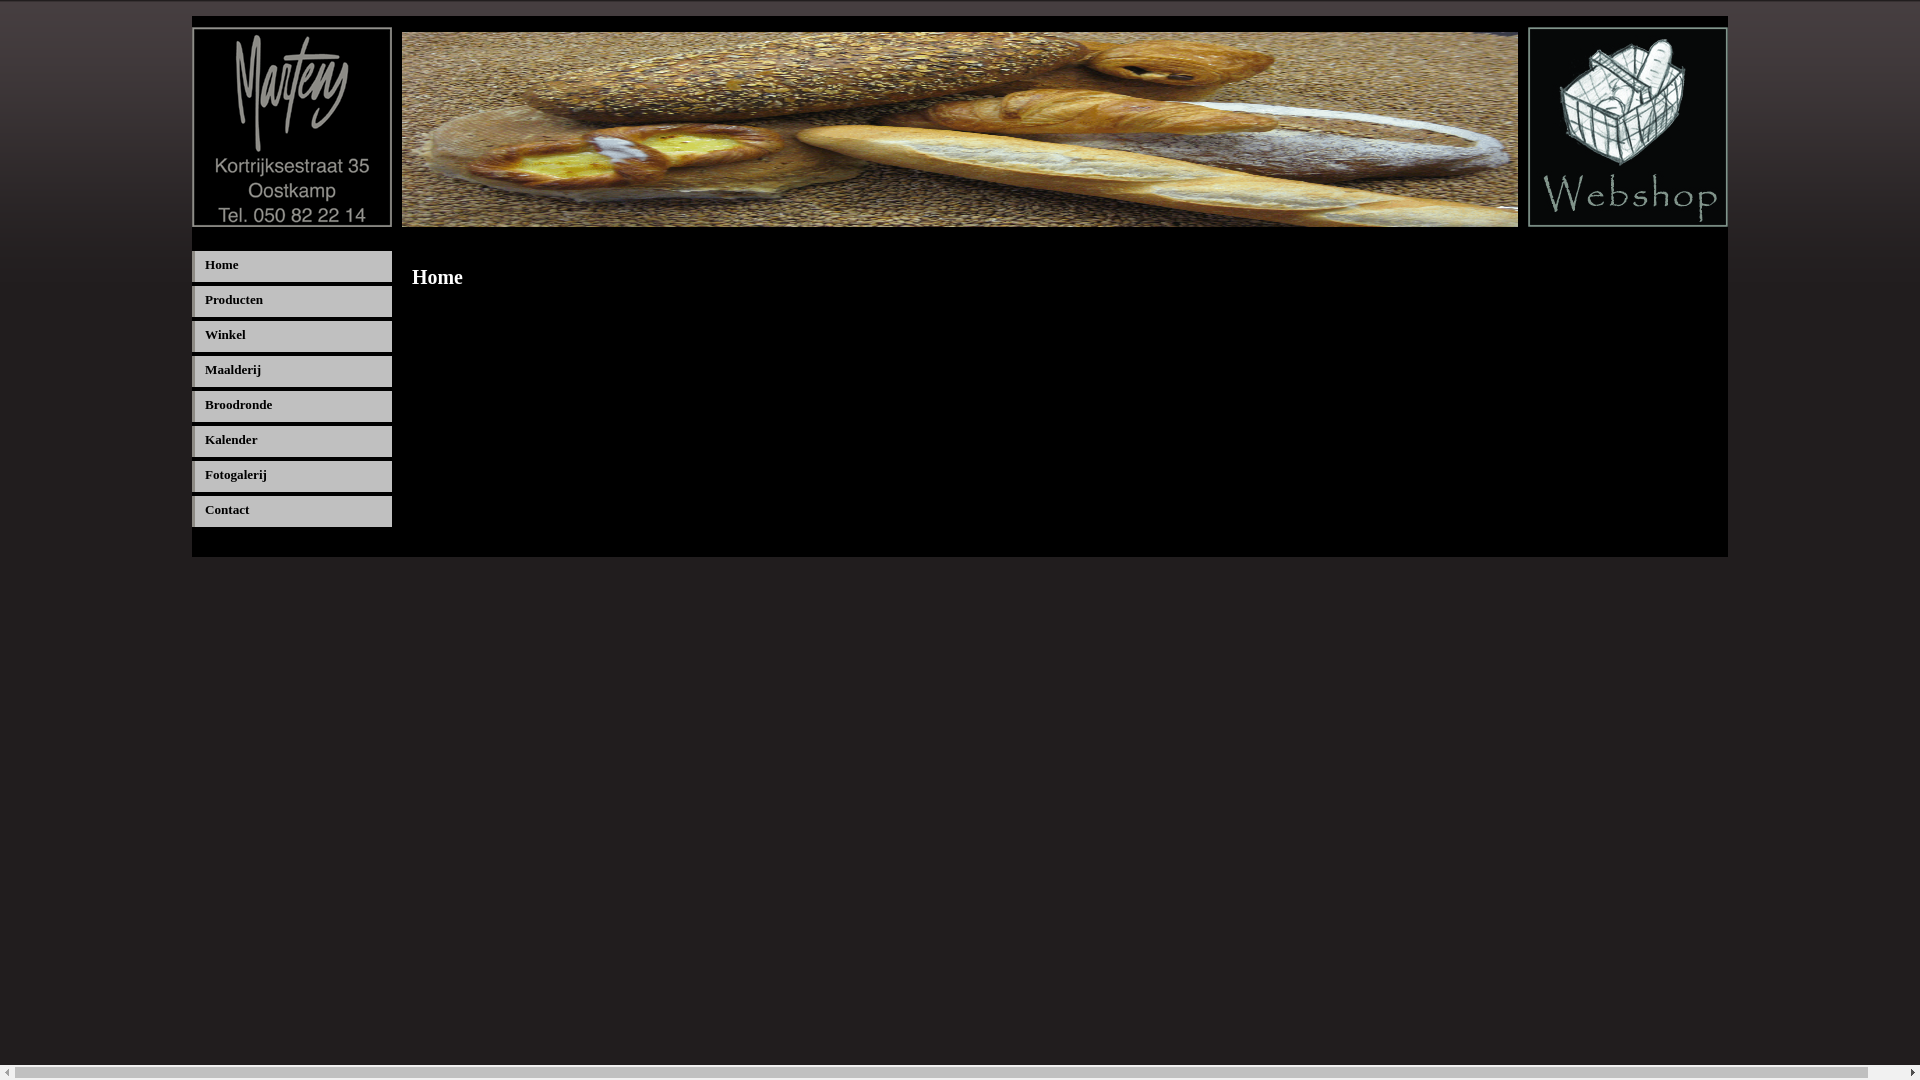 The height and width of the screenshot is (1080, 1920). Describe the element at coordinates (291, 405) in the screenshot. I see `'Broodronde'` at that location.